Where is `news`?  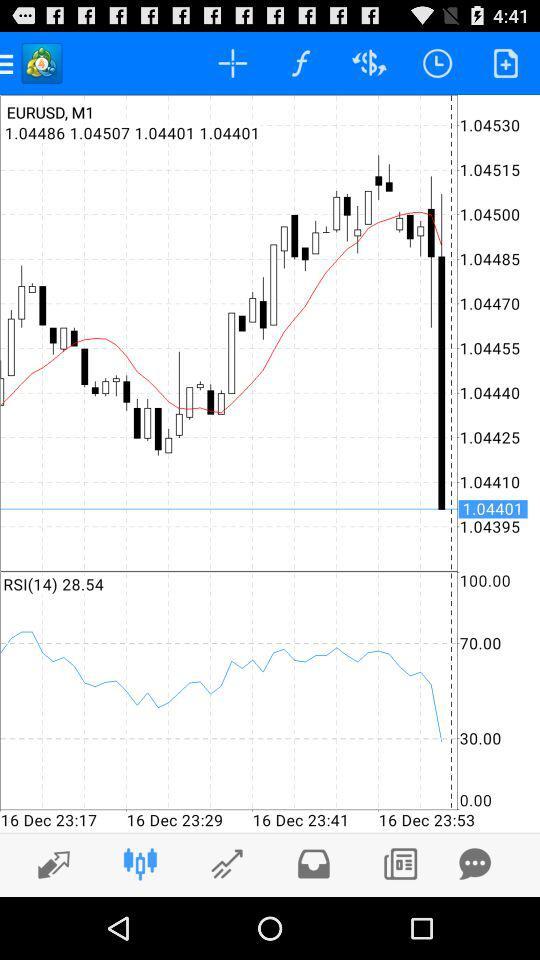 news is located at coordinates (400, 863).